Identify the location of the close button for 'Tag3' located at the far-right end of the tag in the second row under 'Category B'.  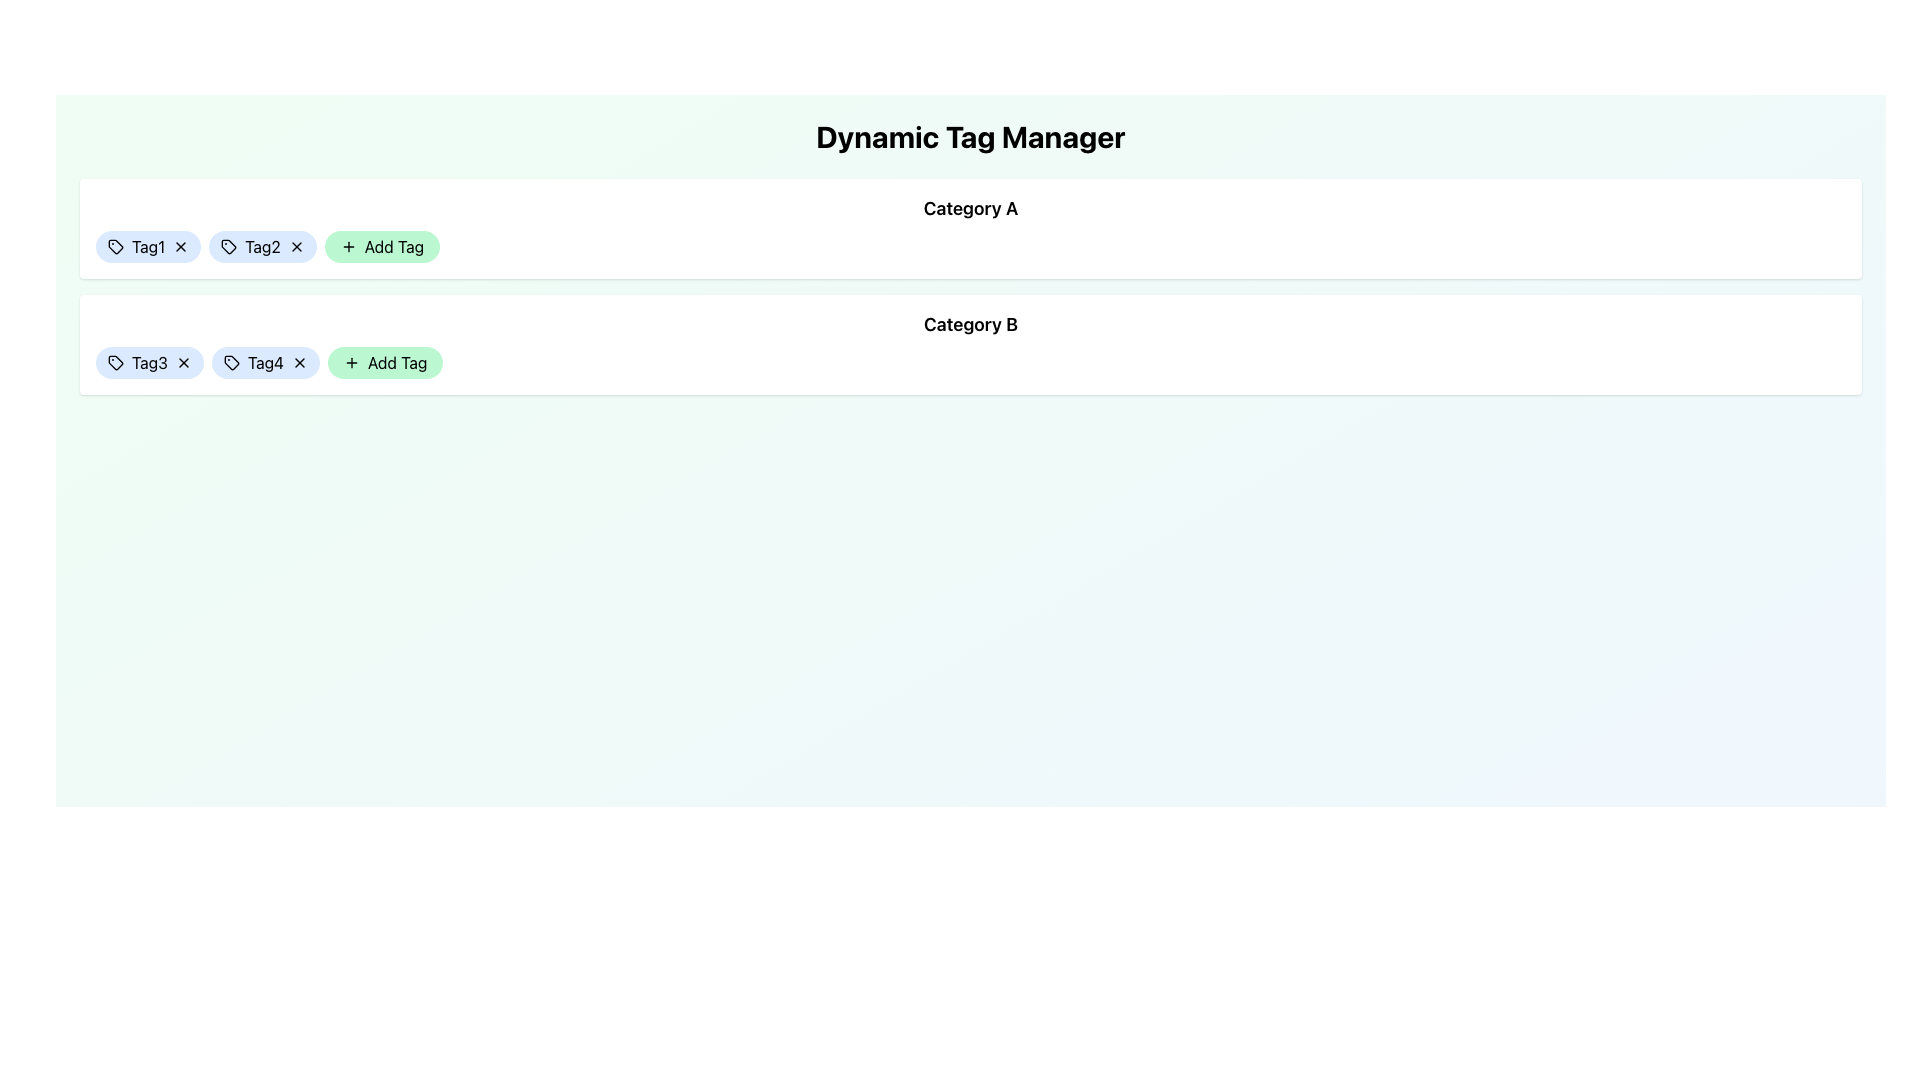
(183, 362).